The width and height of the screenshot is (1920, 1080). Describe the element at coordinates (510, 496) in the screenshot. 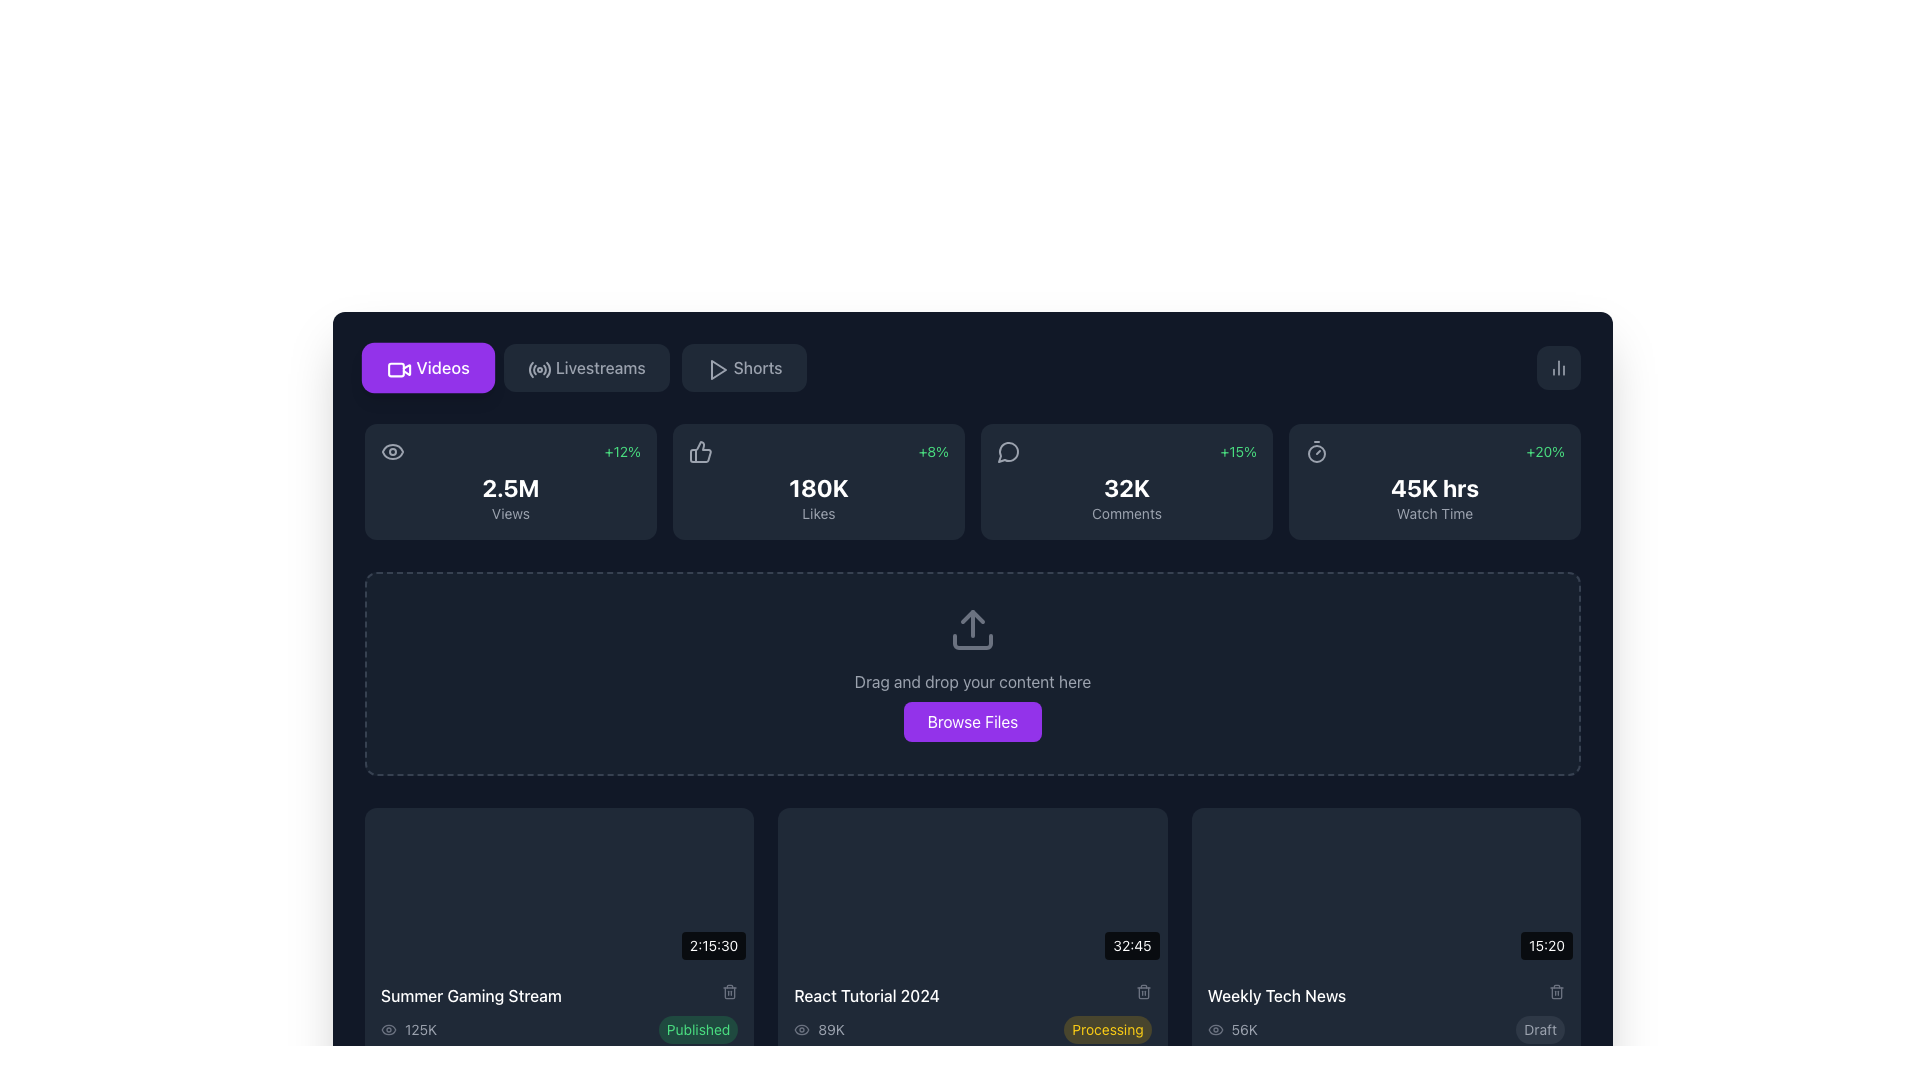

I see `text displaying the view count value '2.5M Views' located below the percentage increment indicator '+12%' on the left side of the statistics row` at that location.